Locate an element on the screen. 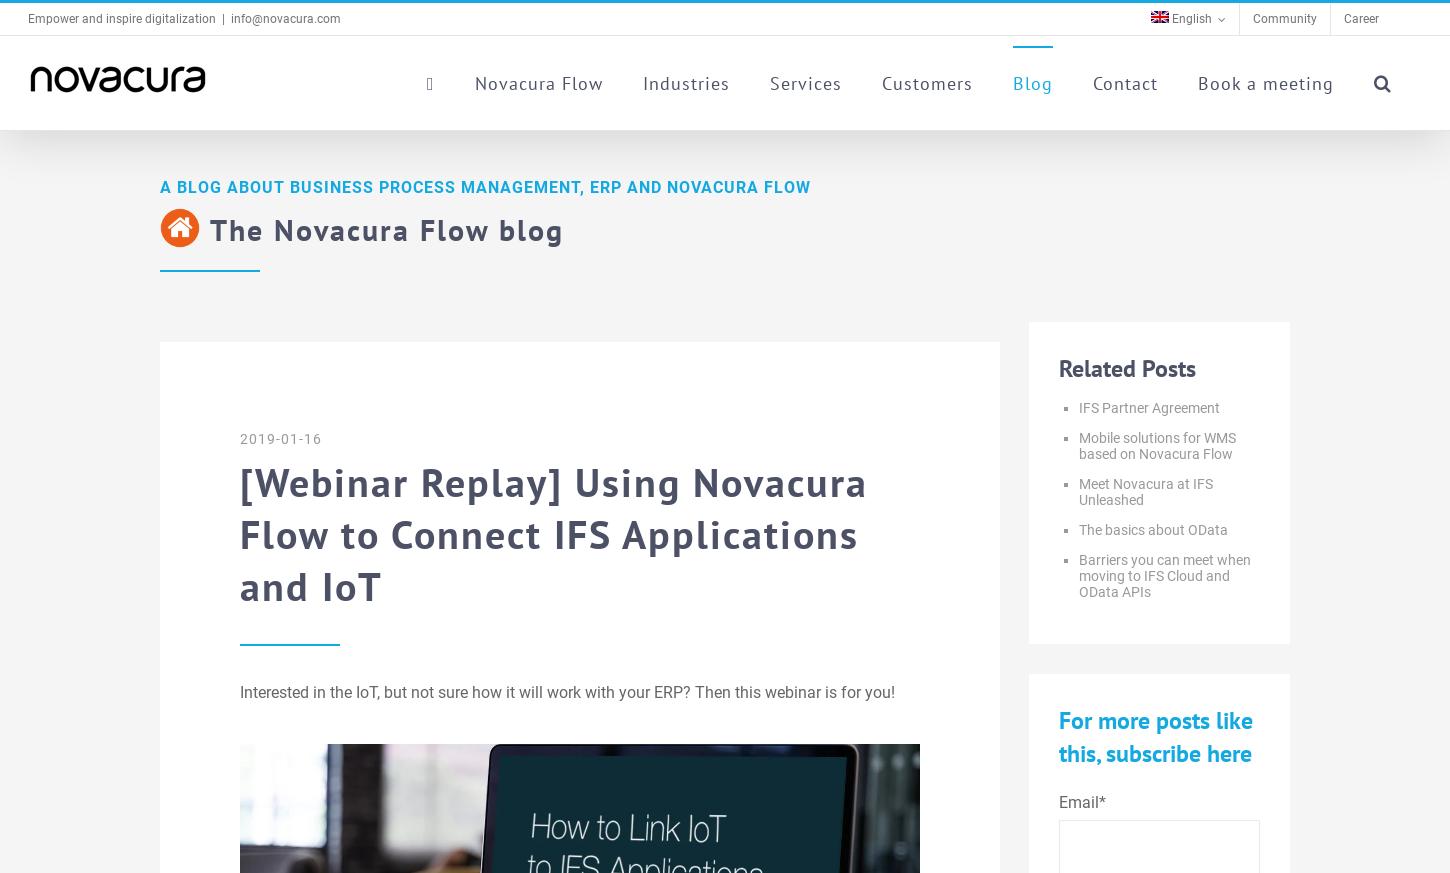 Image resolution: width=1450 pixels, height=873 pixels. '2019-01-16' is located at coordinates (281, 439).